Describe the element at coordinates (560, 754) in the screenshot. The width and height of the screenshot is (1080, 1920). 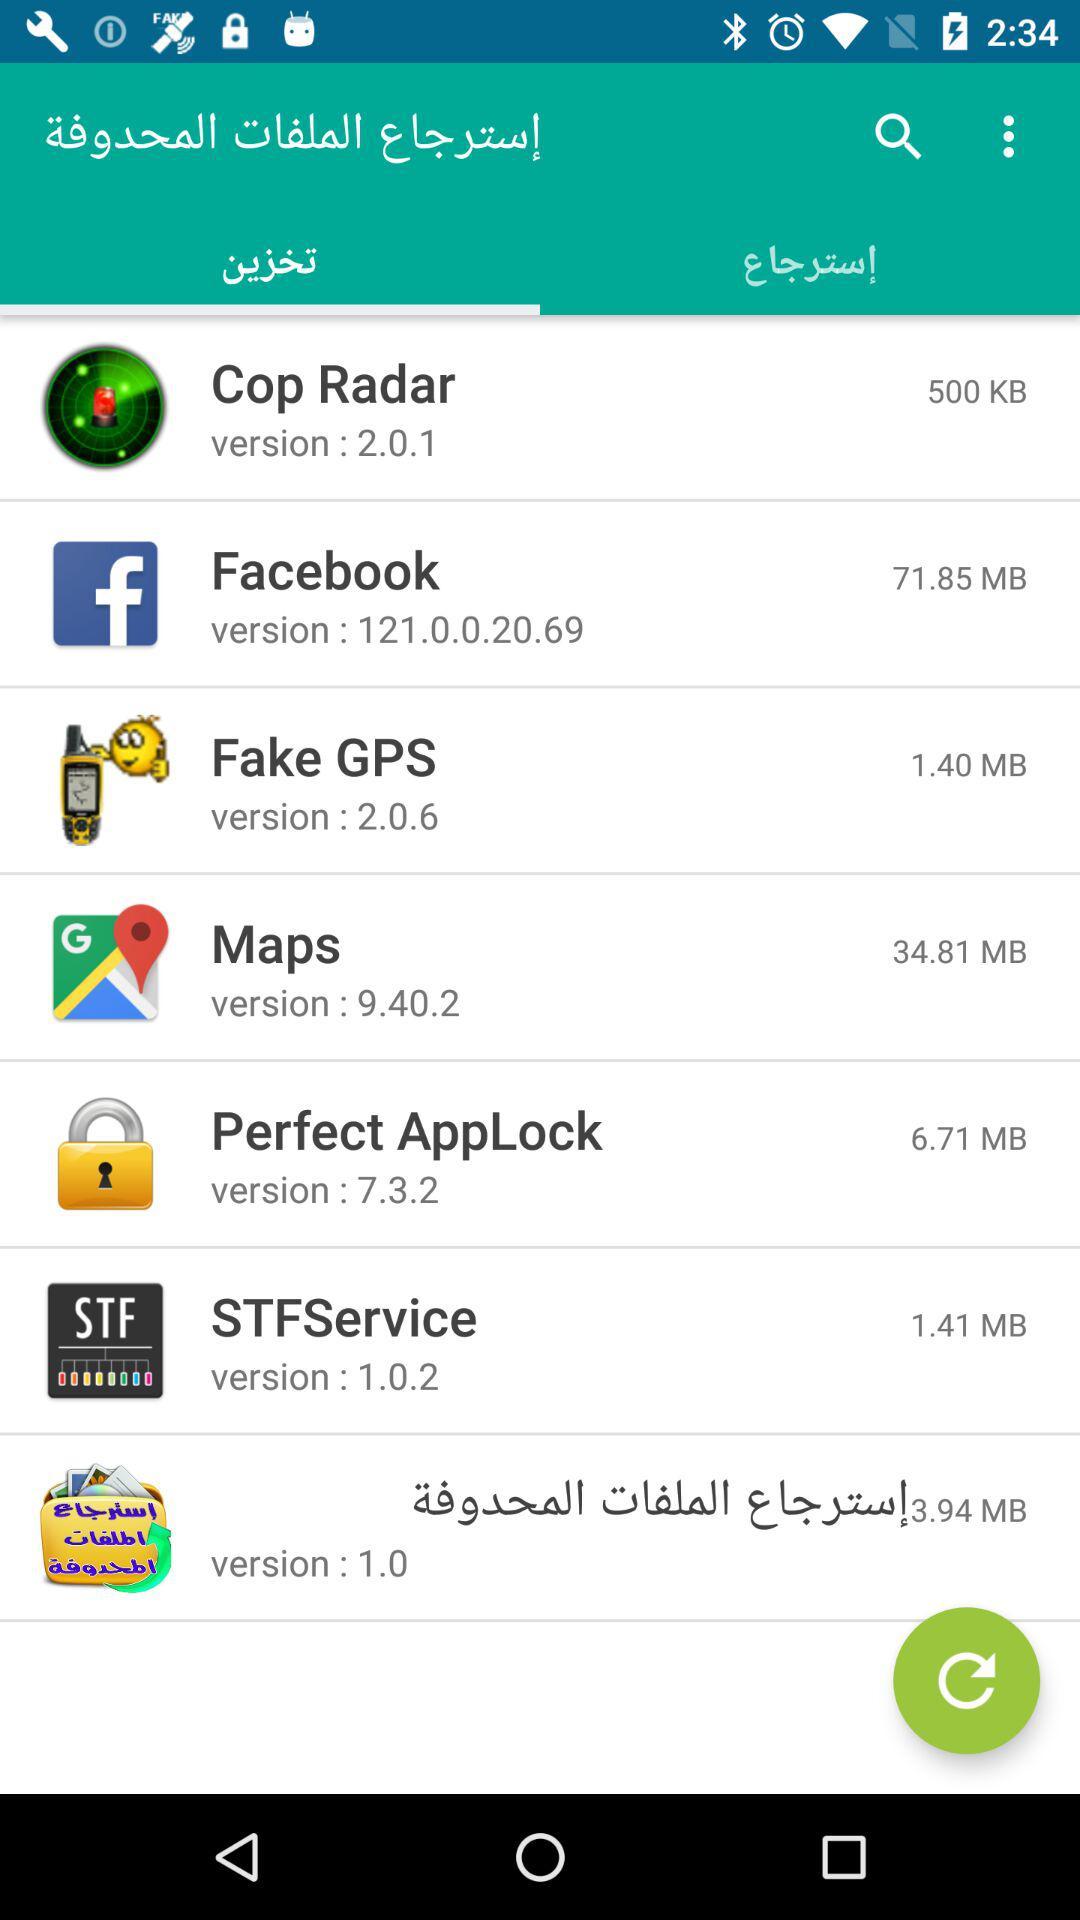
I see `icon next to the 1.40 mb icon` at that location.